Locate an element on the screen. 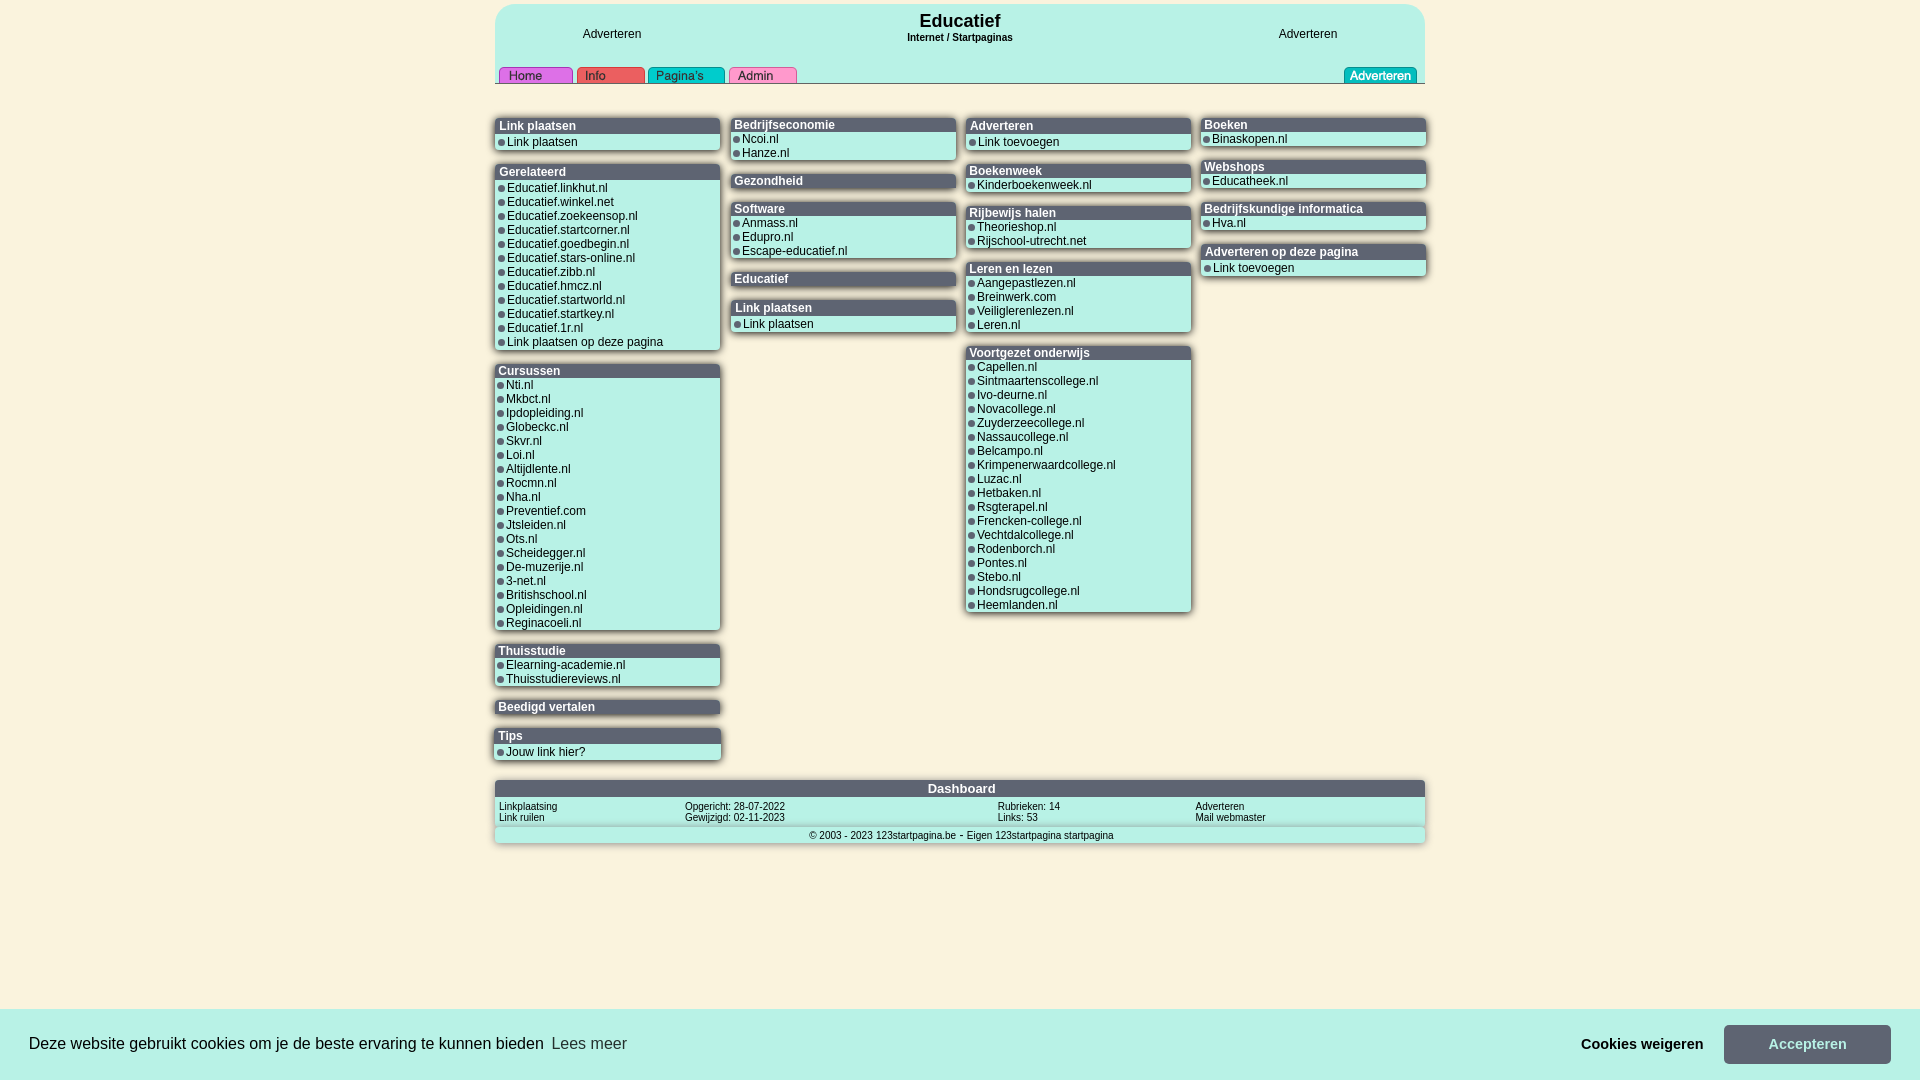 The width and height of the screenshot is (1920, 1080). 'Rsgterapel.nl' is located at coordinates (1012, 505).